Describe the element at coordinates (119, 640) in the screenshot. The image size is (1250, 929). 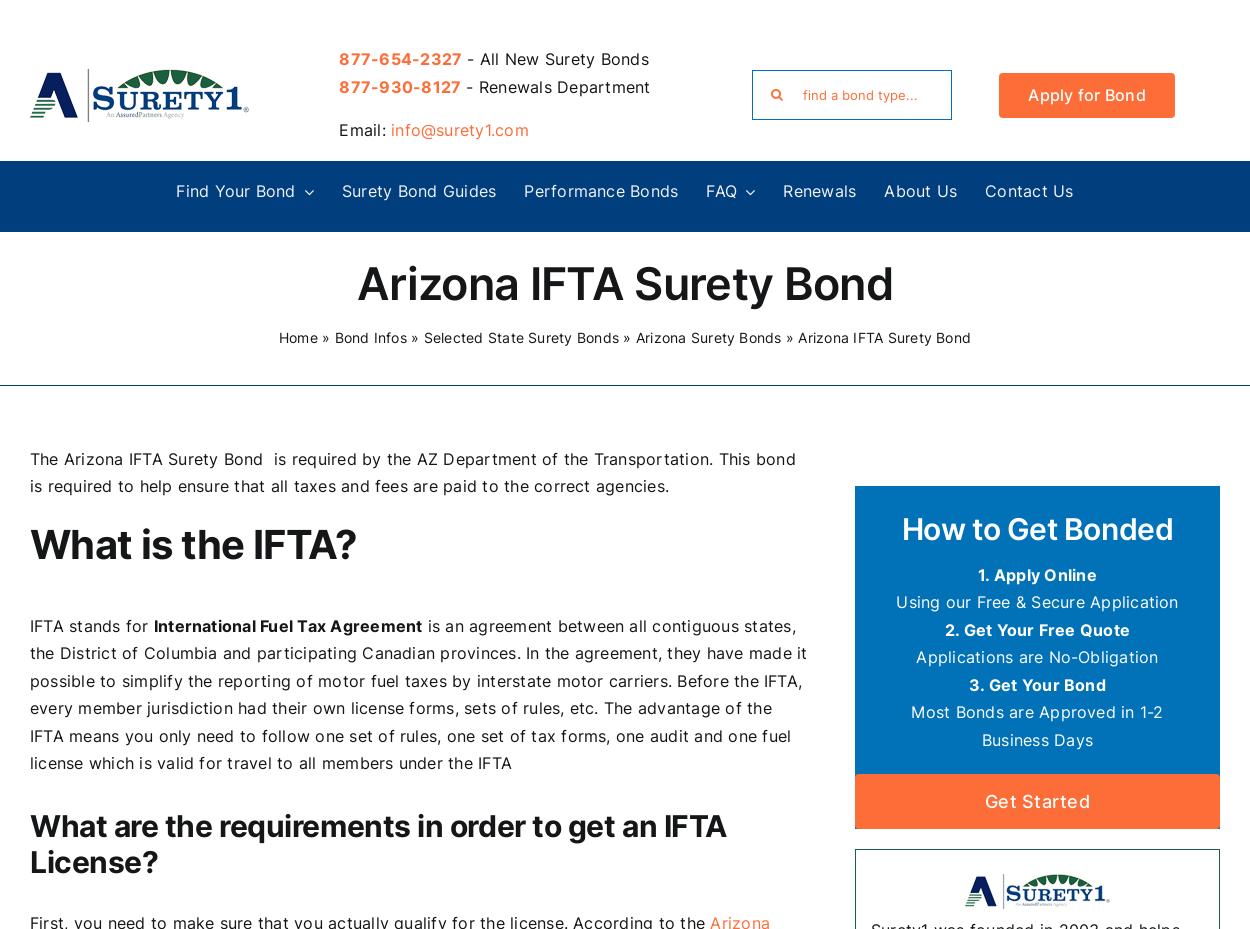
I see `'New Mexico Surety Bonds'` at that location.